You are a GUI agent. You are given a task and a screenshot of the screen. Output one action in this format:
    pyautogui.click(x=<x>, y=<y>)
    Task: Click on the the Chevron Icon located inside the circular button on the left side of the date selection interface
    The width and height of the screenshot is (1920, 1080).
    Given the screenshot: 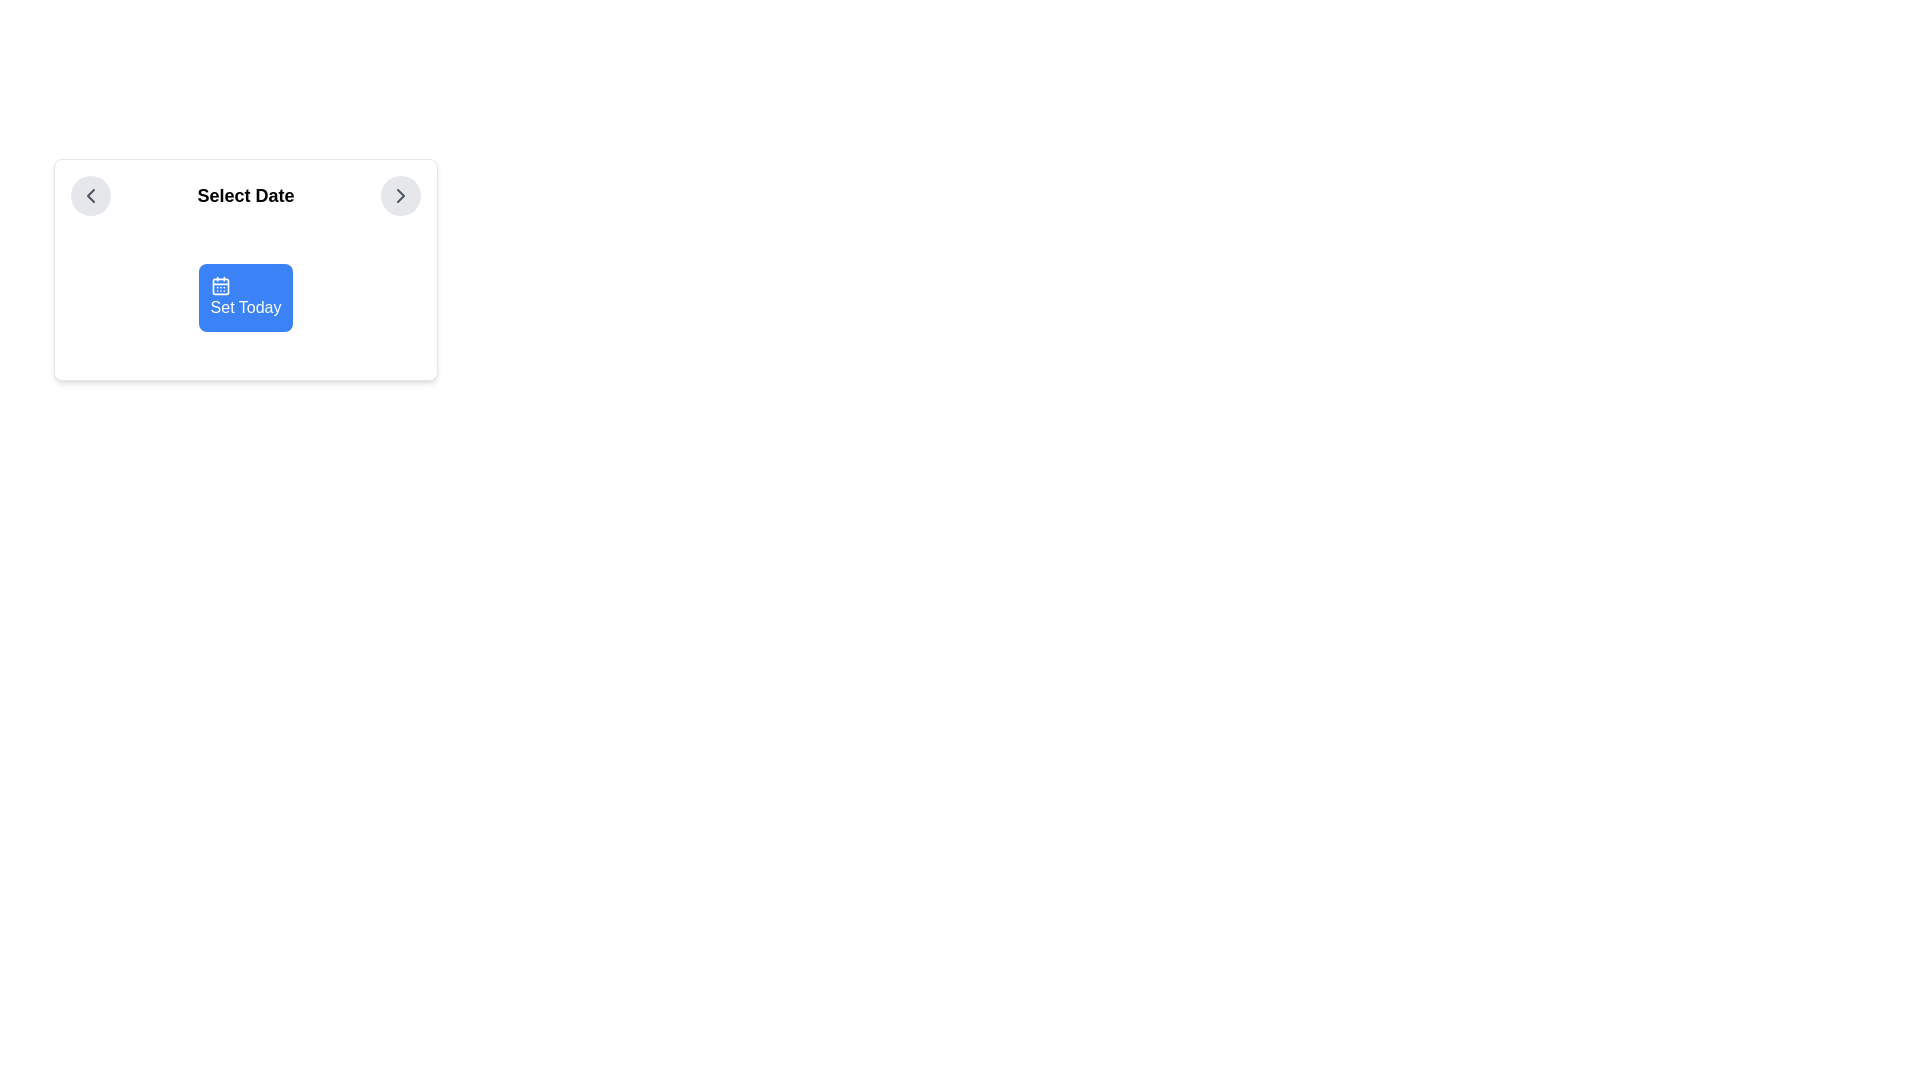 What is the action you would take?
    pyautogui.click(x=90, y=196)
    